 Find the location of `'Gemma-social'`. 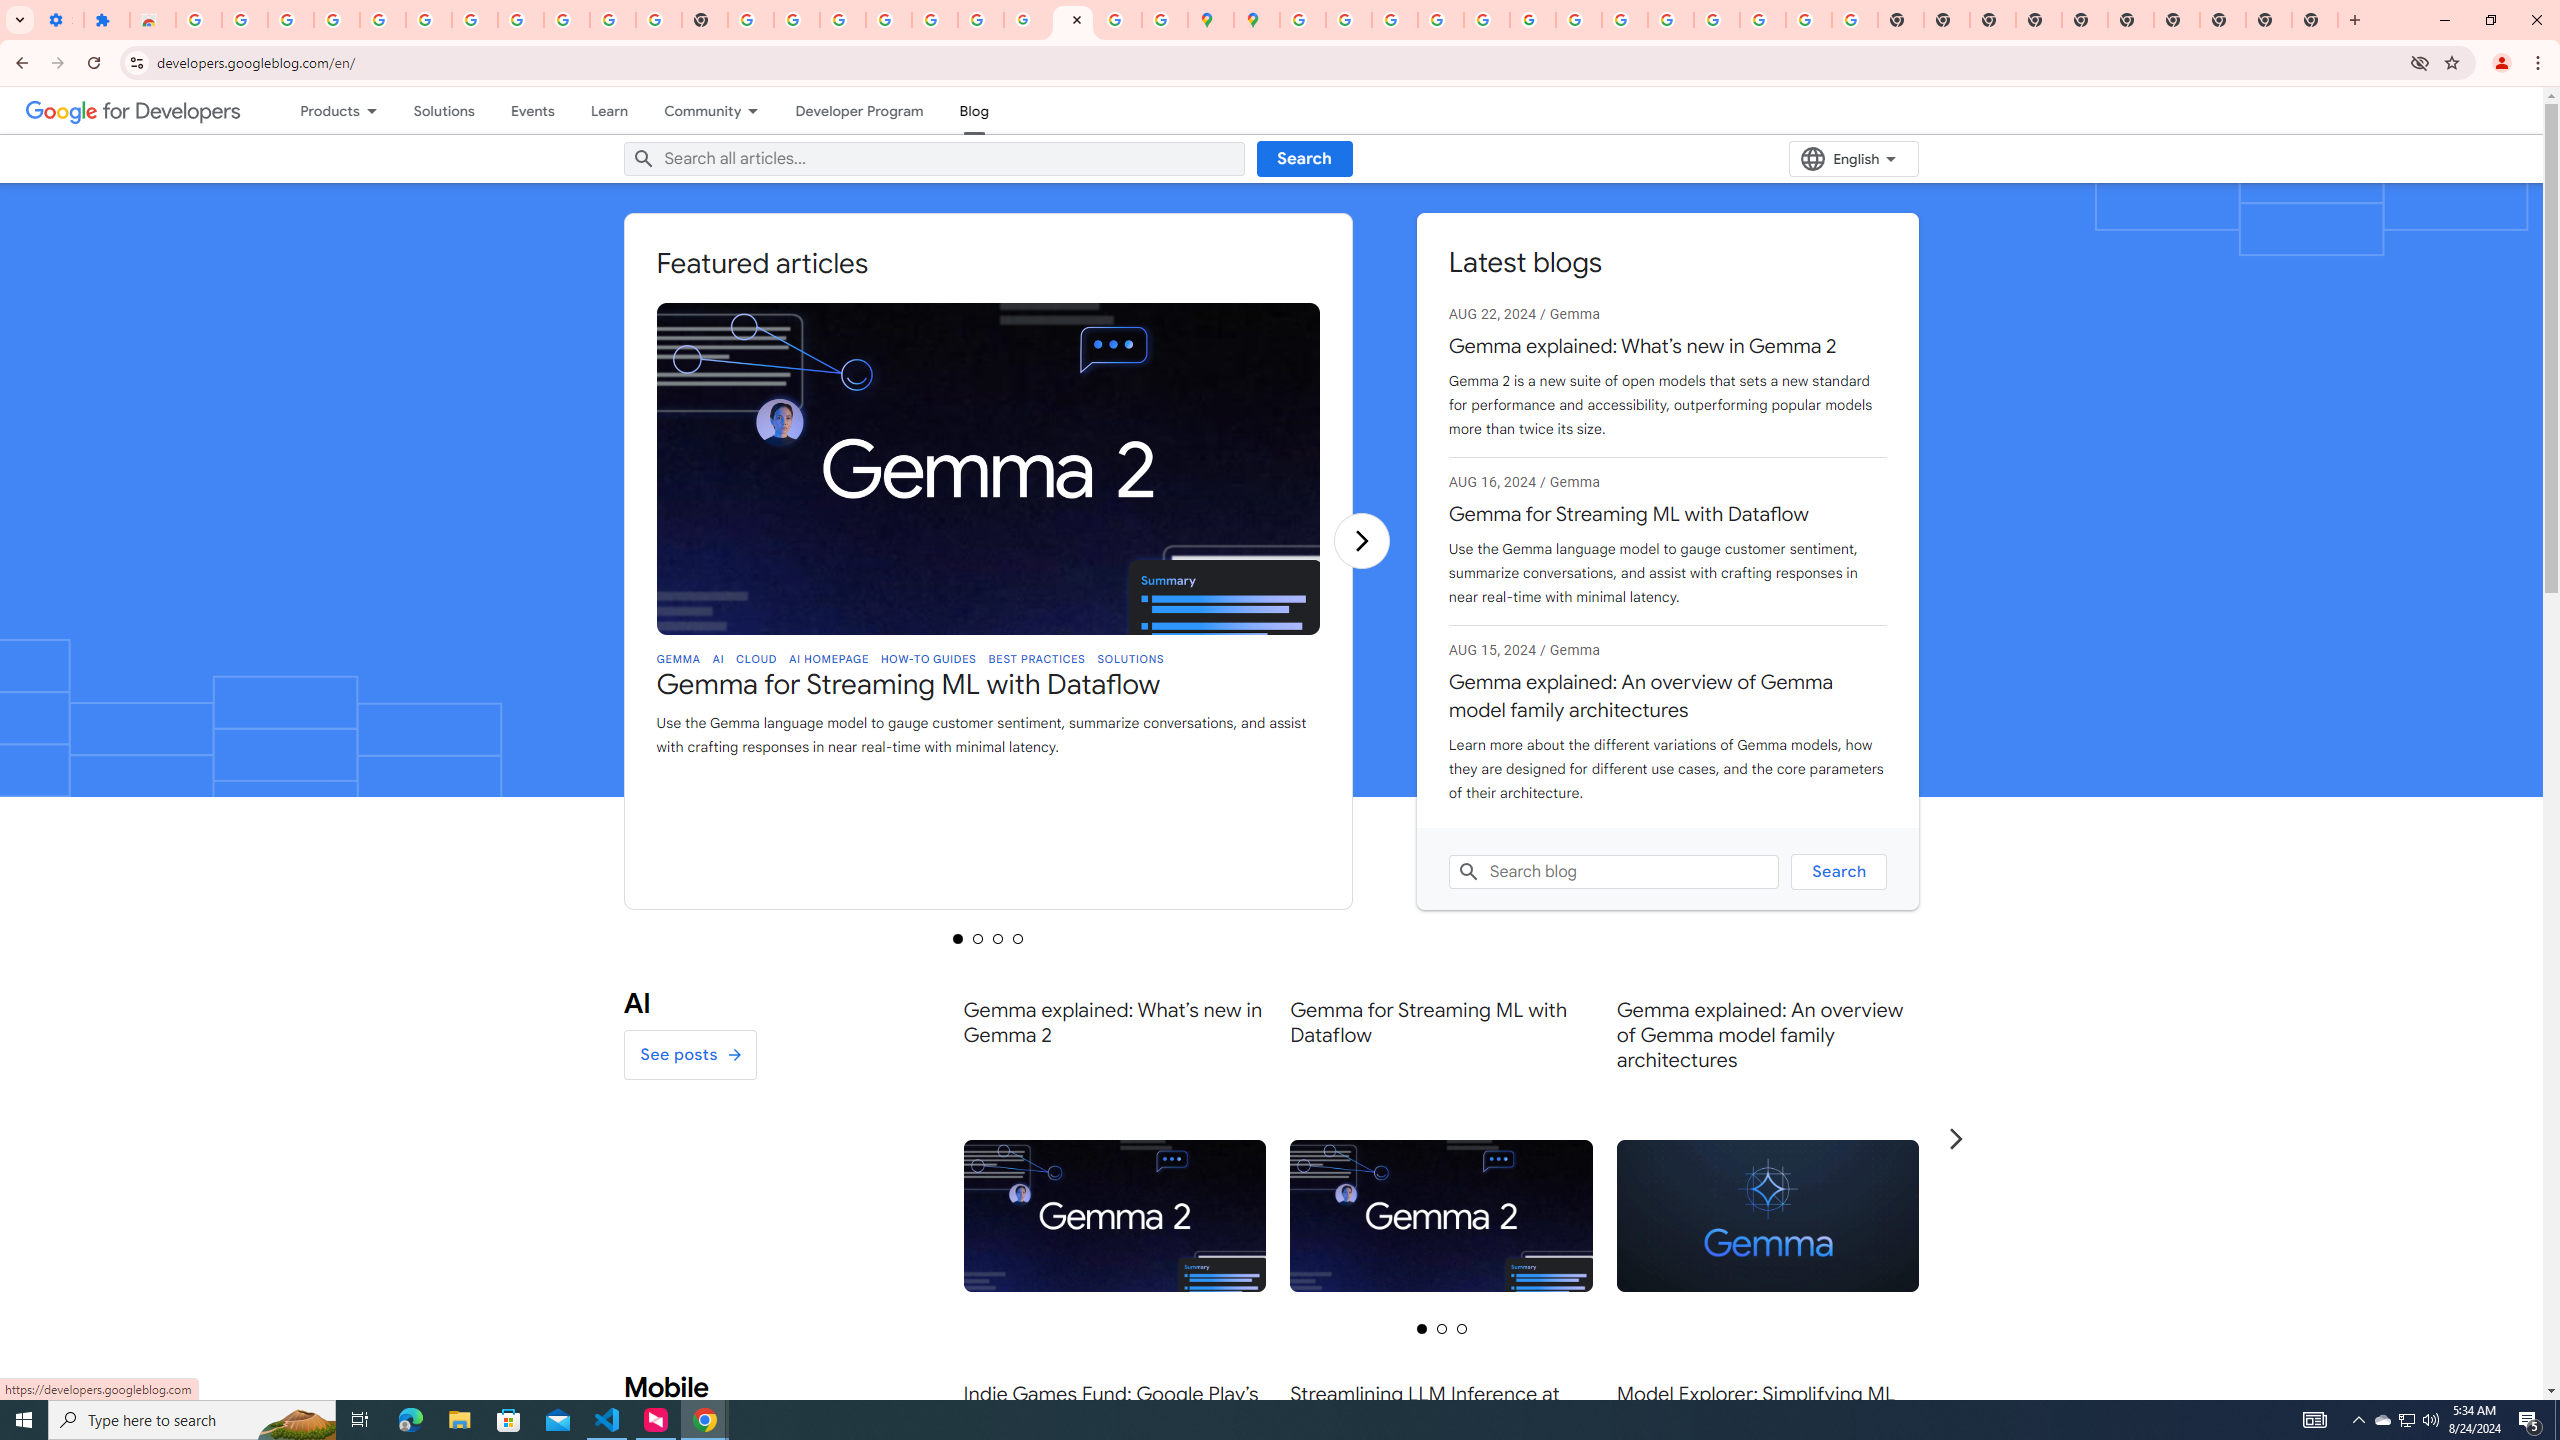

'Gemma-social' is located at coordinates (1766, 1215).